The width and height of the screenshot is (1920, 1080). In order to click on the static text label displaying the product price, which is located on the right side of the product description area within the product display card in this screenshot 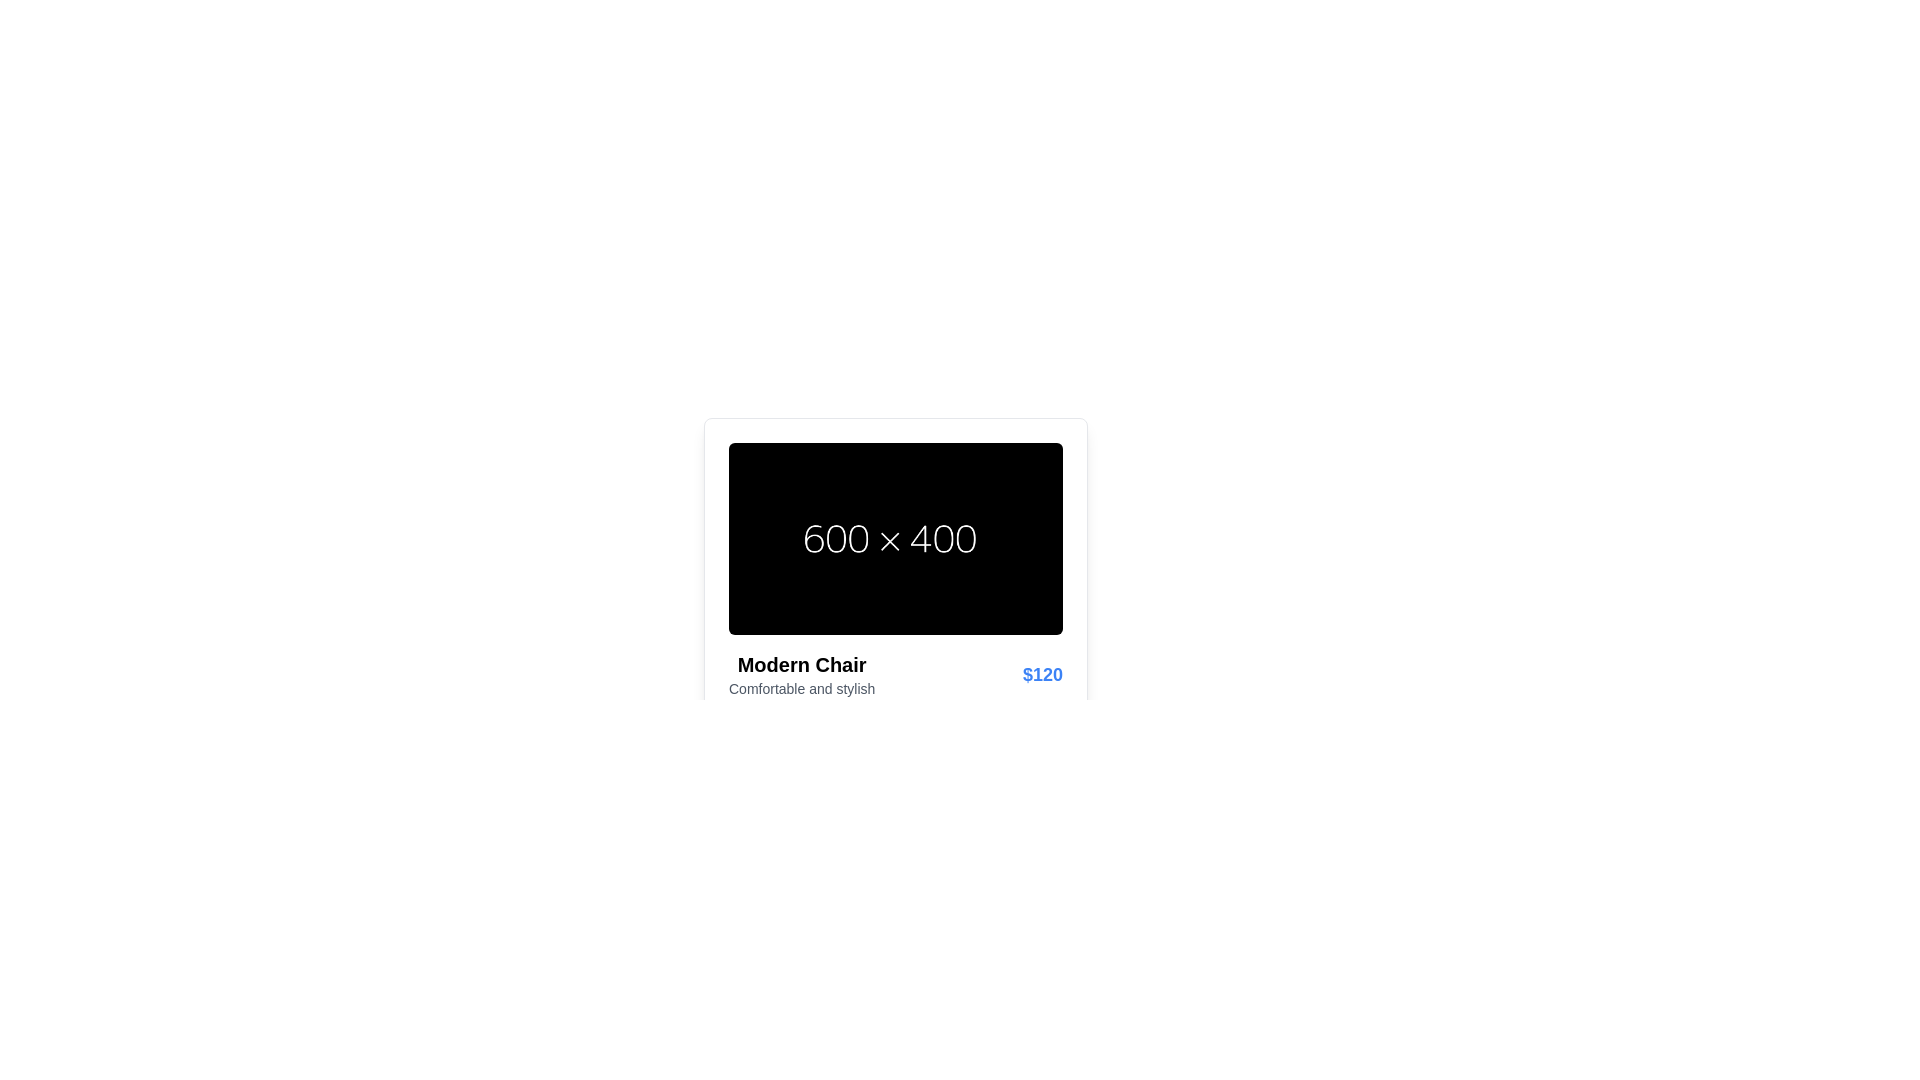, I will do `click(1041, 675)`.